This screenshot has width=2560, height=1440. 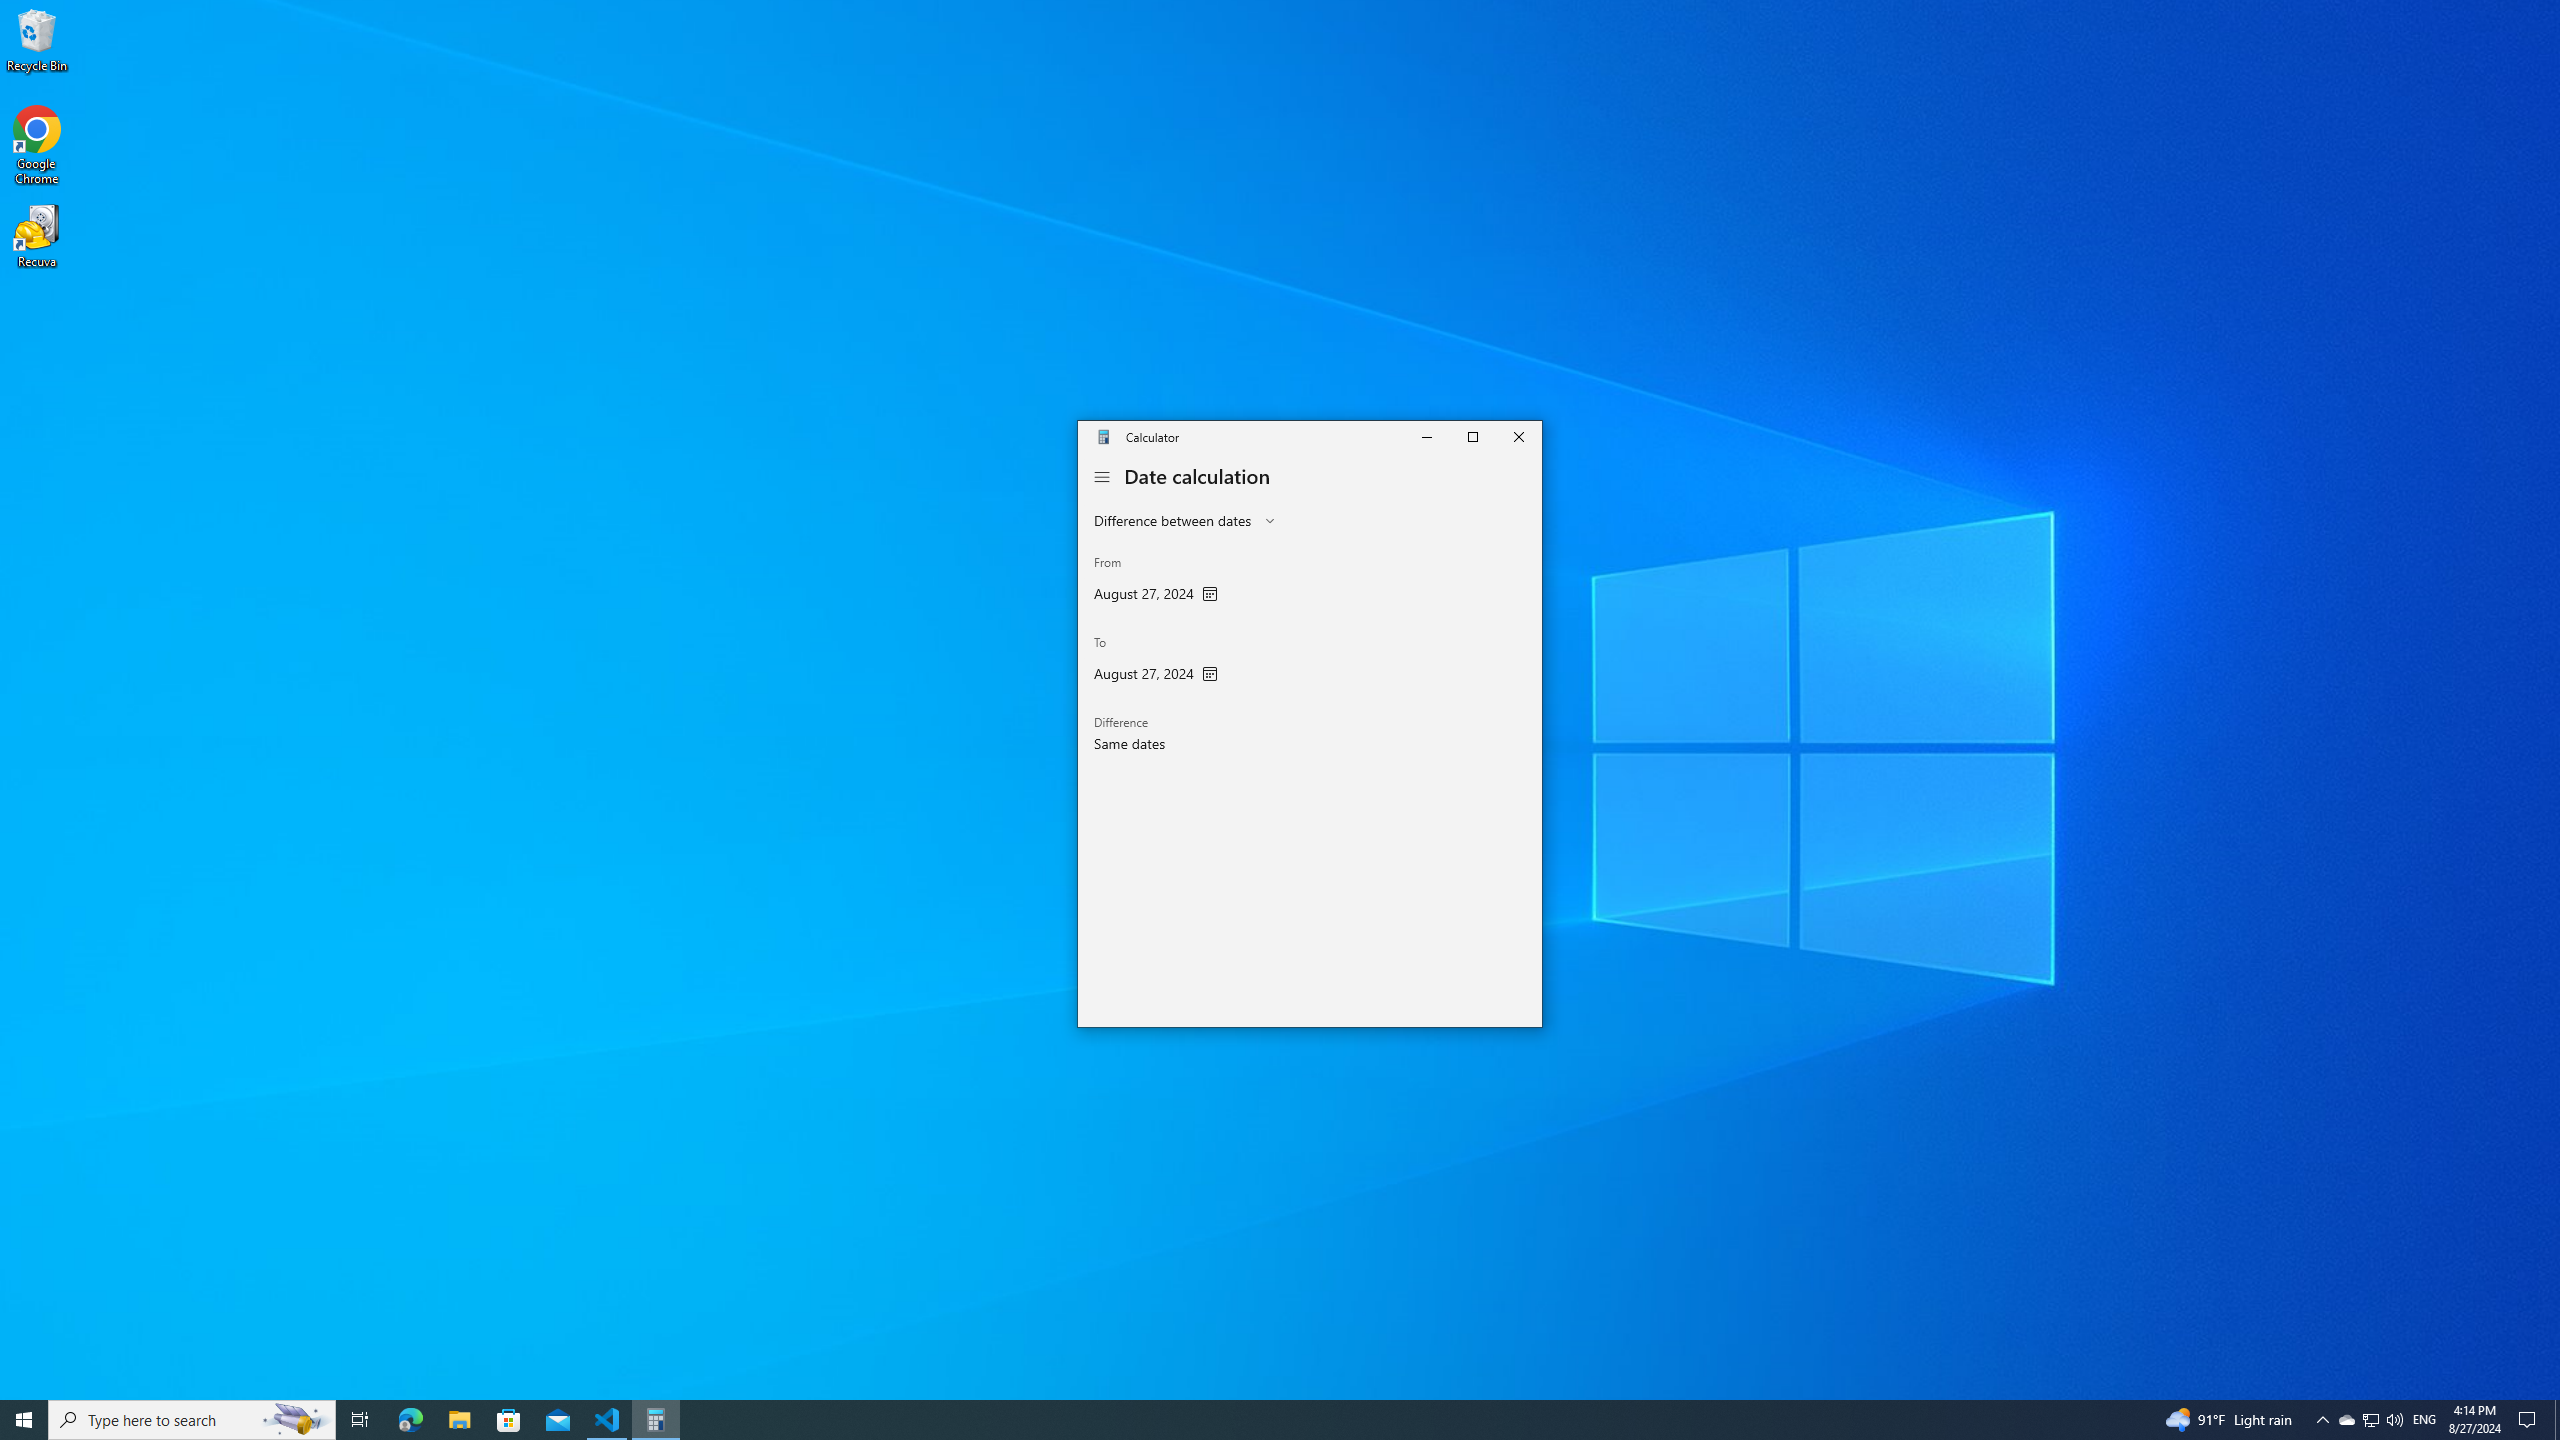 I want to click on 'Minimize Calculator', so click(x=1424, y=436).